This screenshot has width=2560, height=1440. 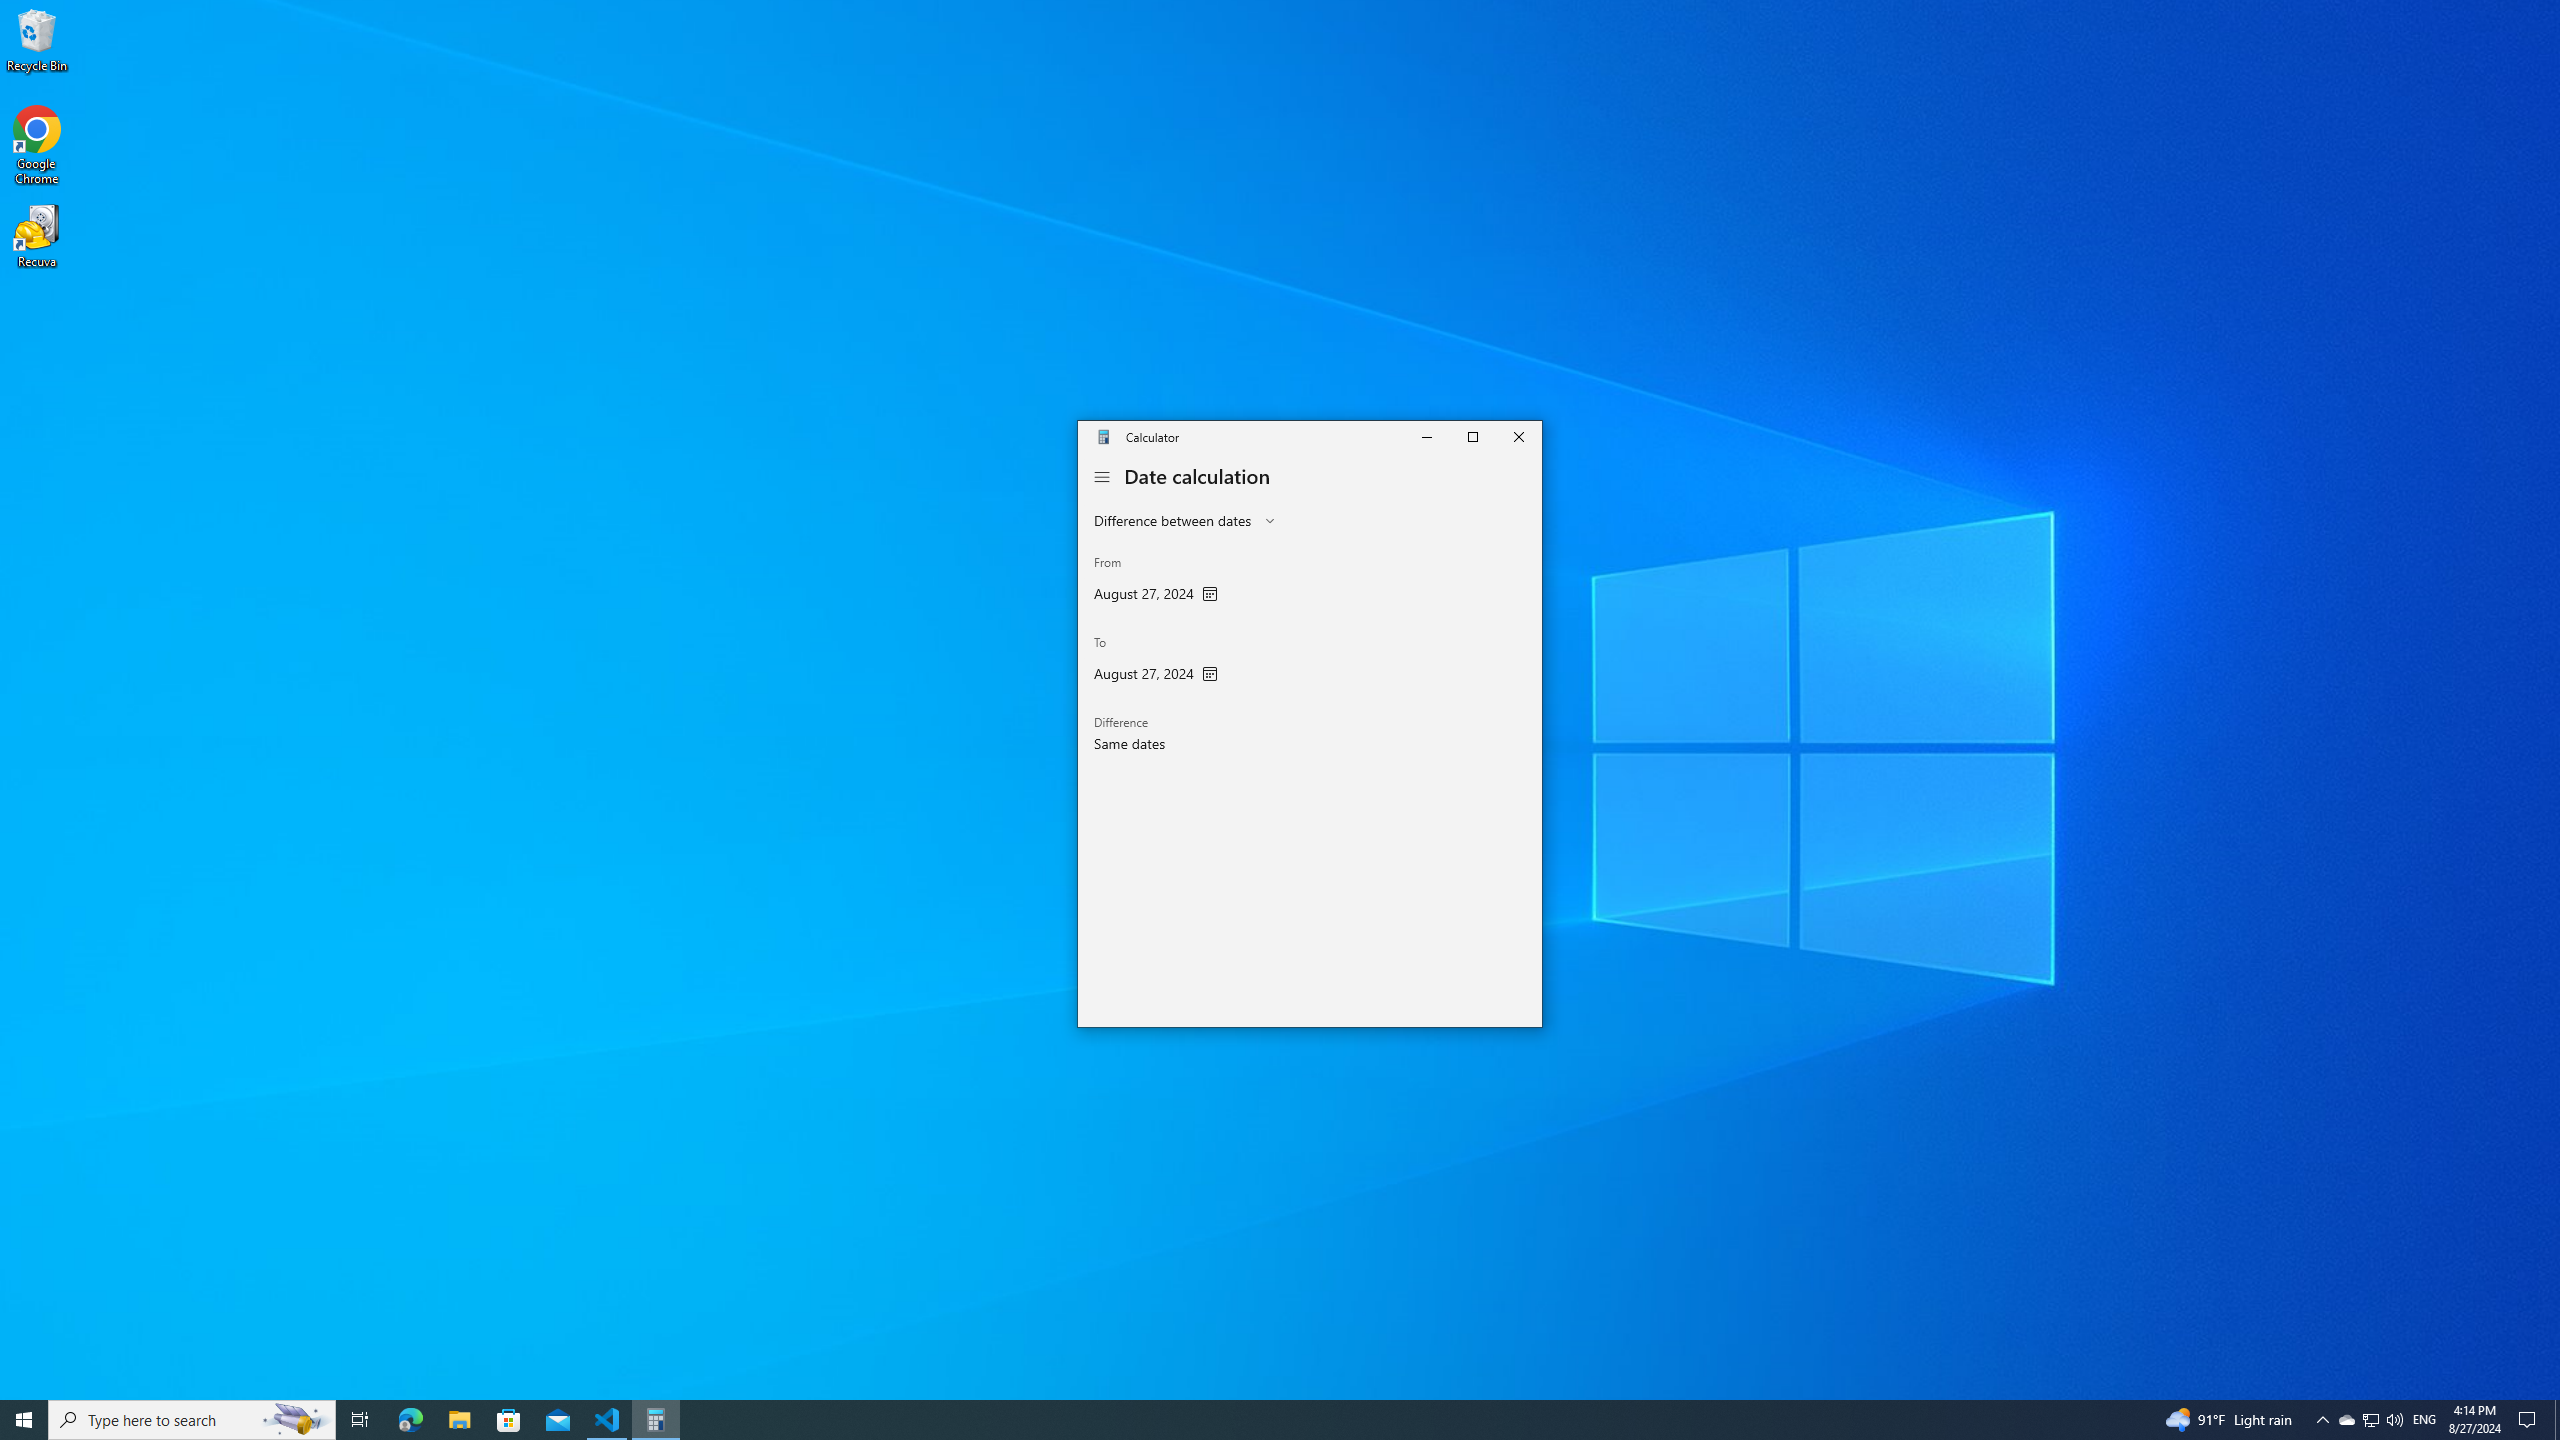 I want to click on 'Minimize Calculator', so click(x=1424, y=436).